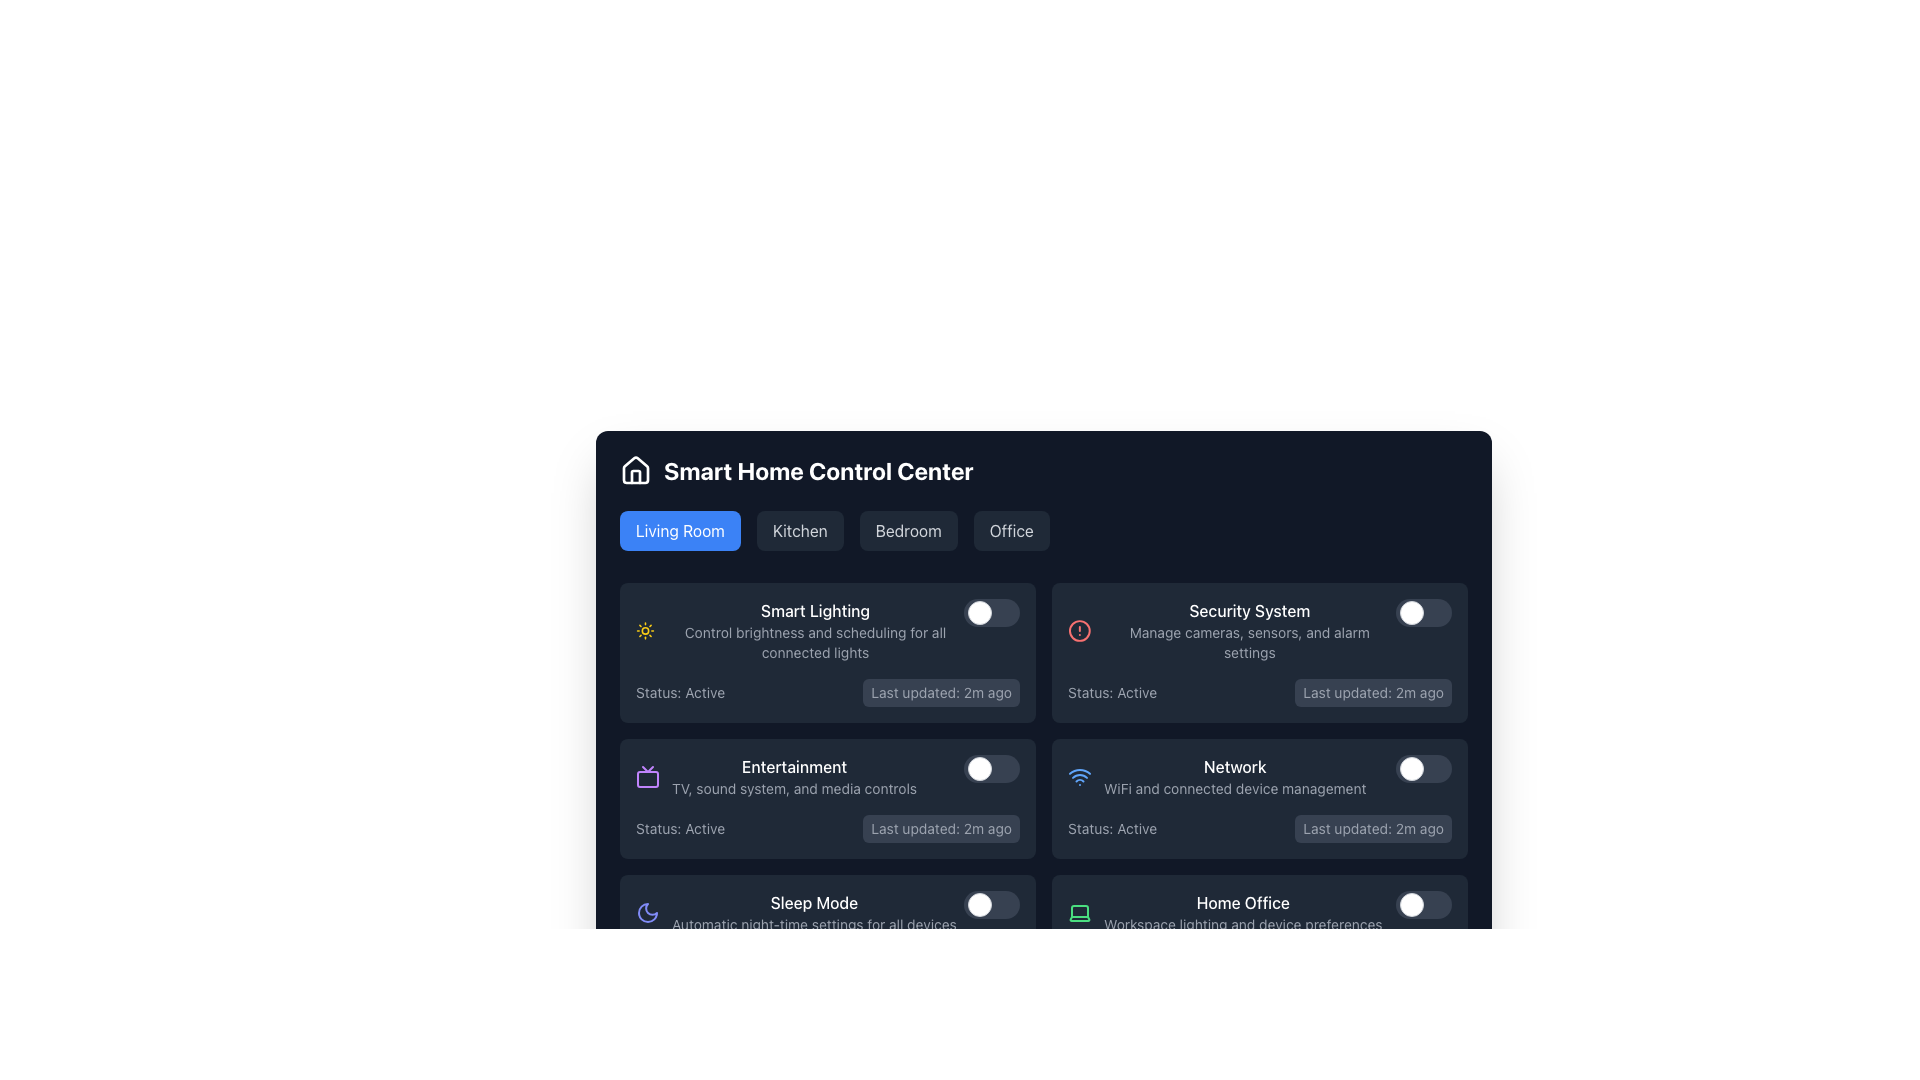 This screenshot has height=1080, width=1920. What do you see at coordinates (1258, 775) in the screenshot?
I see `the 'Network' section label and descriptor text block element, which includes an accompanying icon, located in the second row and third column of the grid in the Smart Home Control Center interface` at bounding box center [1258, 775].